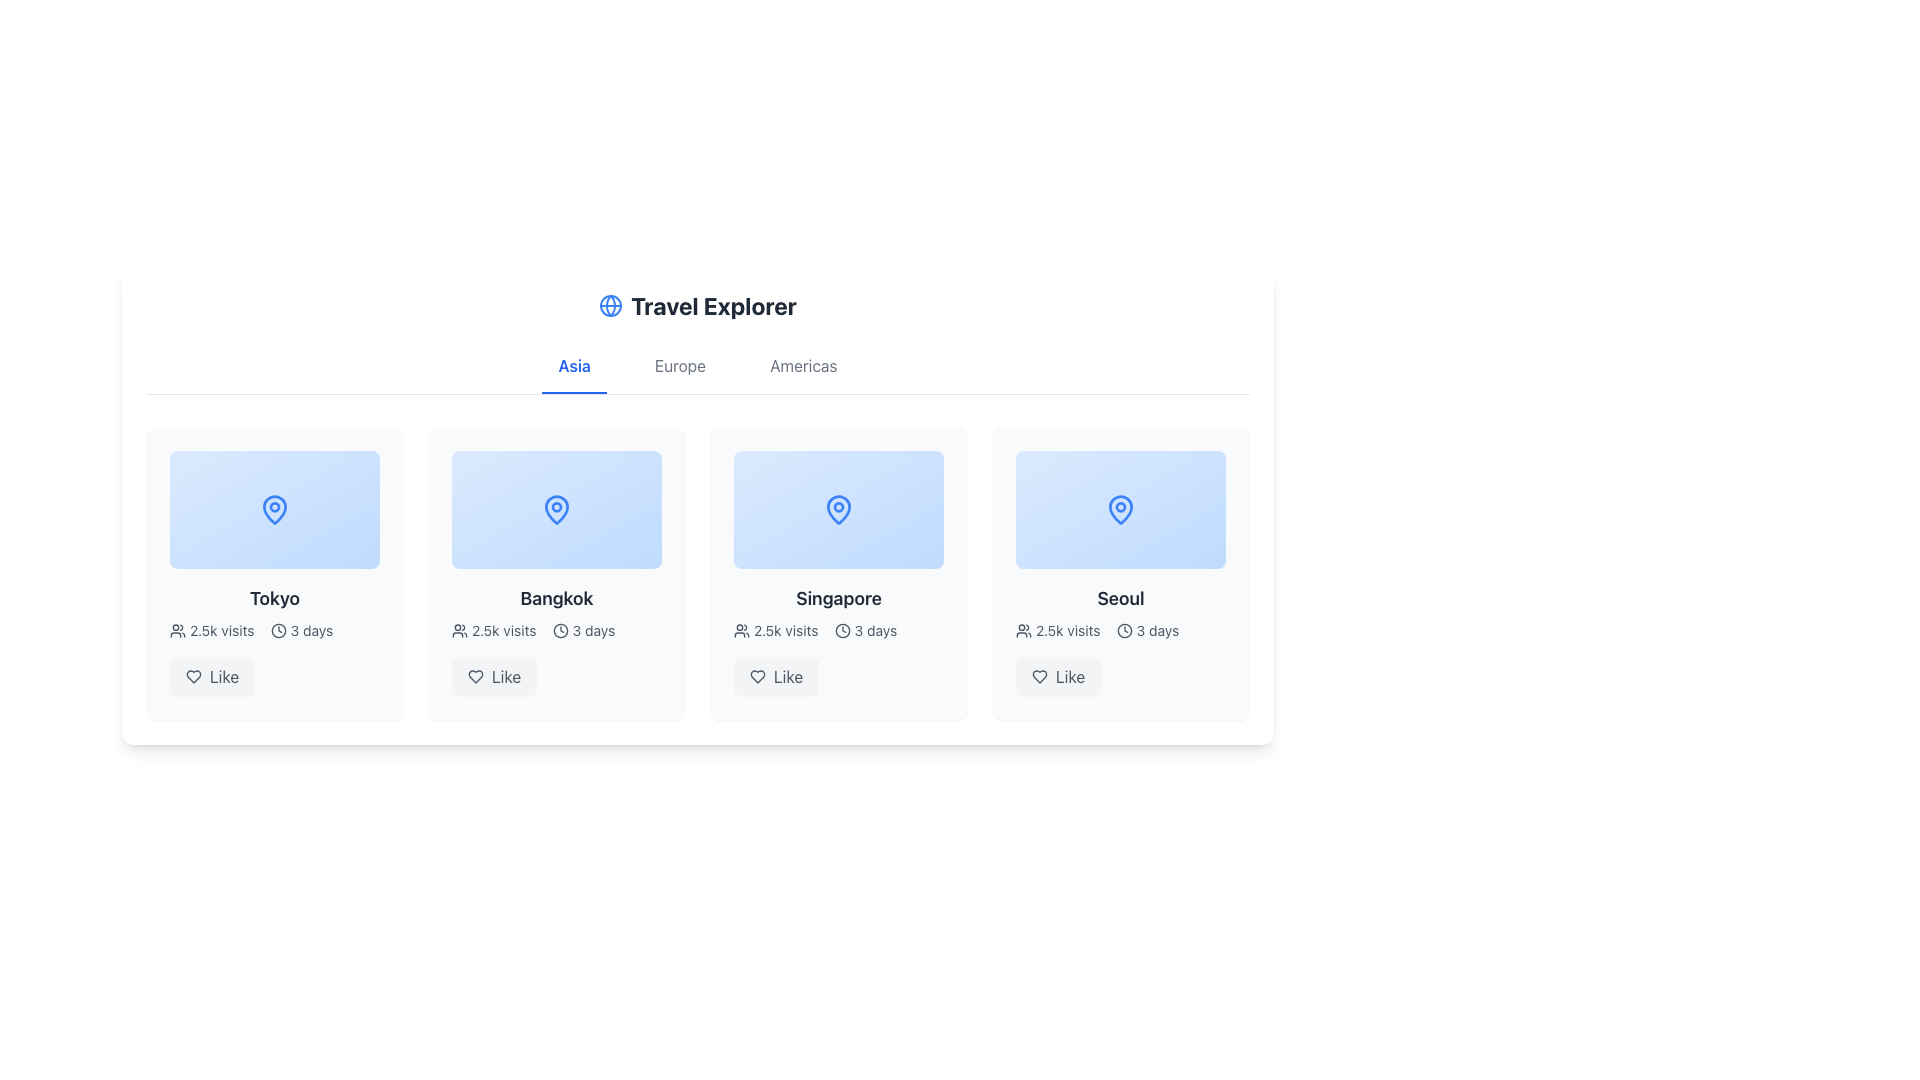  What do you see at coordinates (1124, 631) in the screenshot?
I see `the icon indicating duration or time associated with the '3 days' text, located to the left of the text within the card for 'Seoul'` at bounding box center [1124, 631].